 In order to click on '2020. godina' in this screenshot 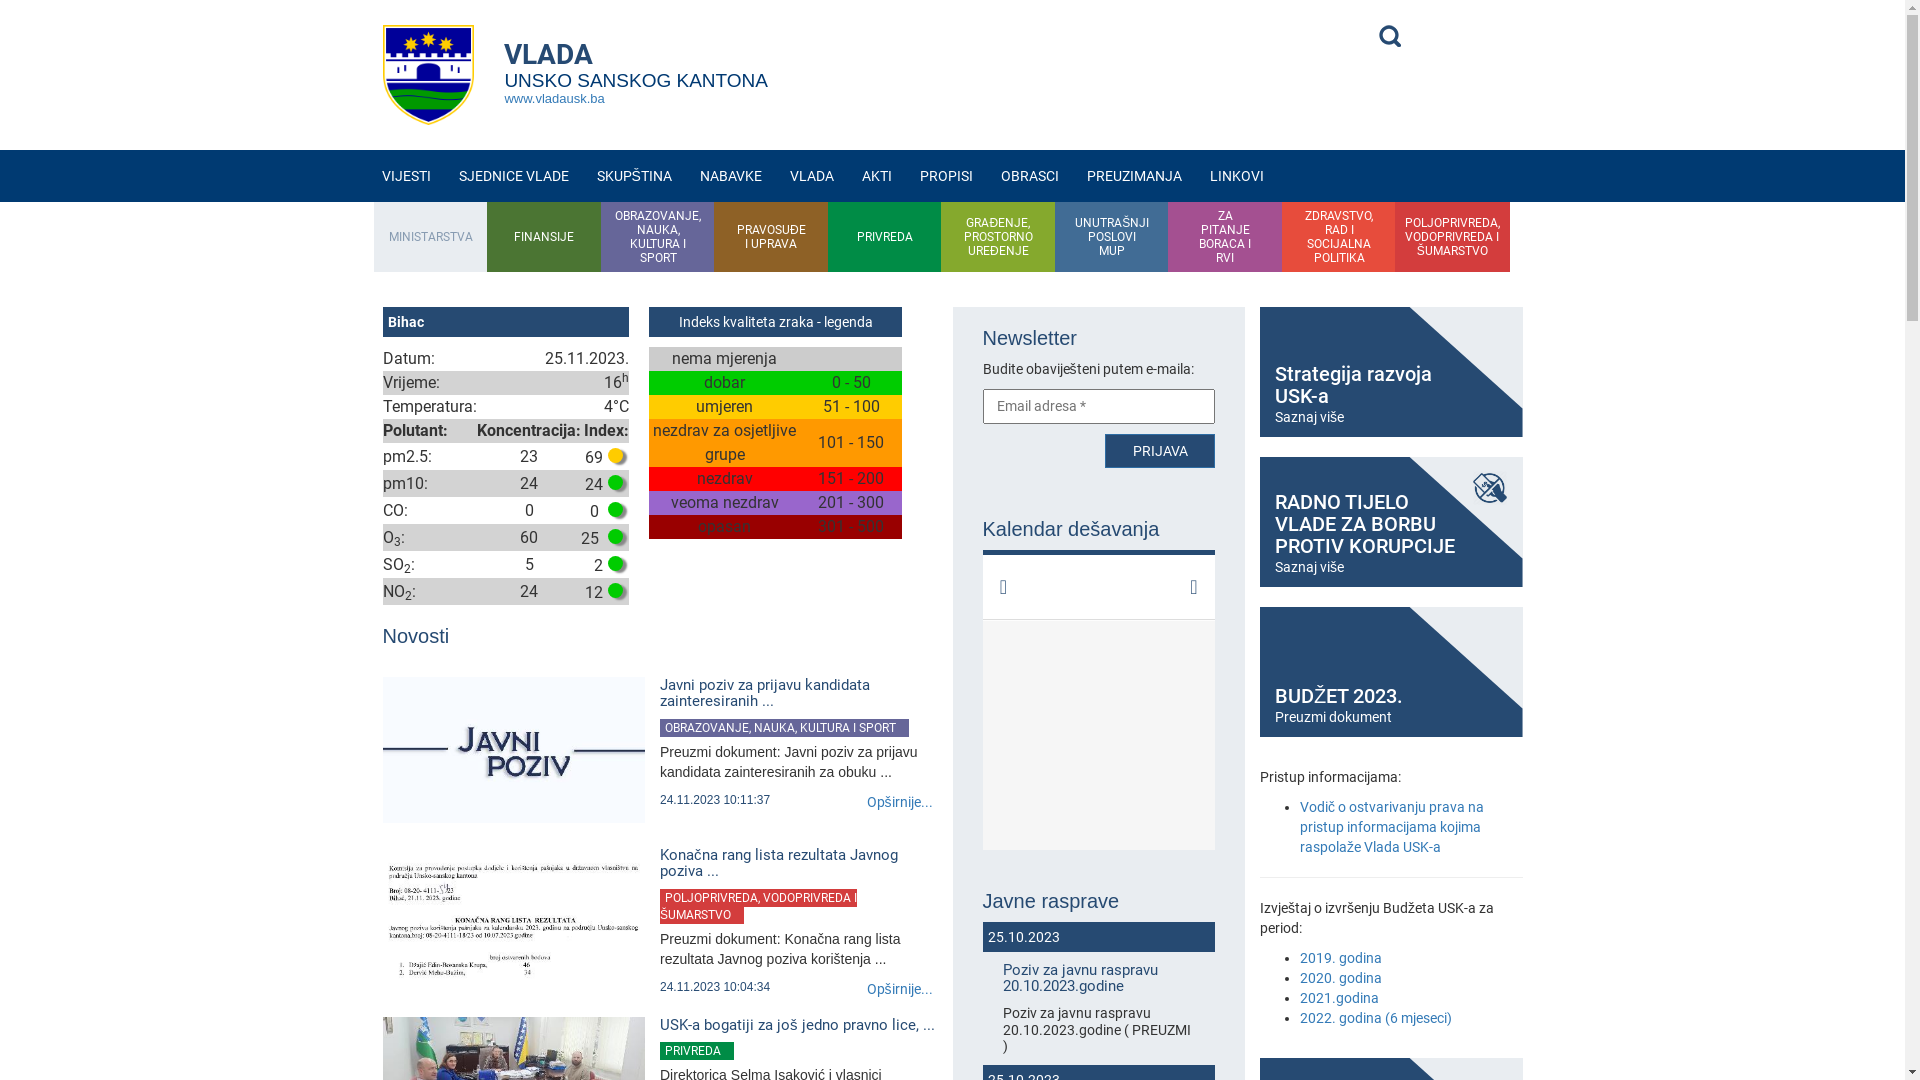, I will do `click(1340, 977)`.